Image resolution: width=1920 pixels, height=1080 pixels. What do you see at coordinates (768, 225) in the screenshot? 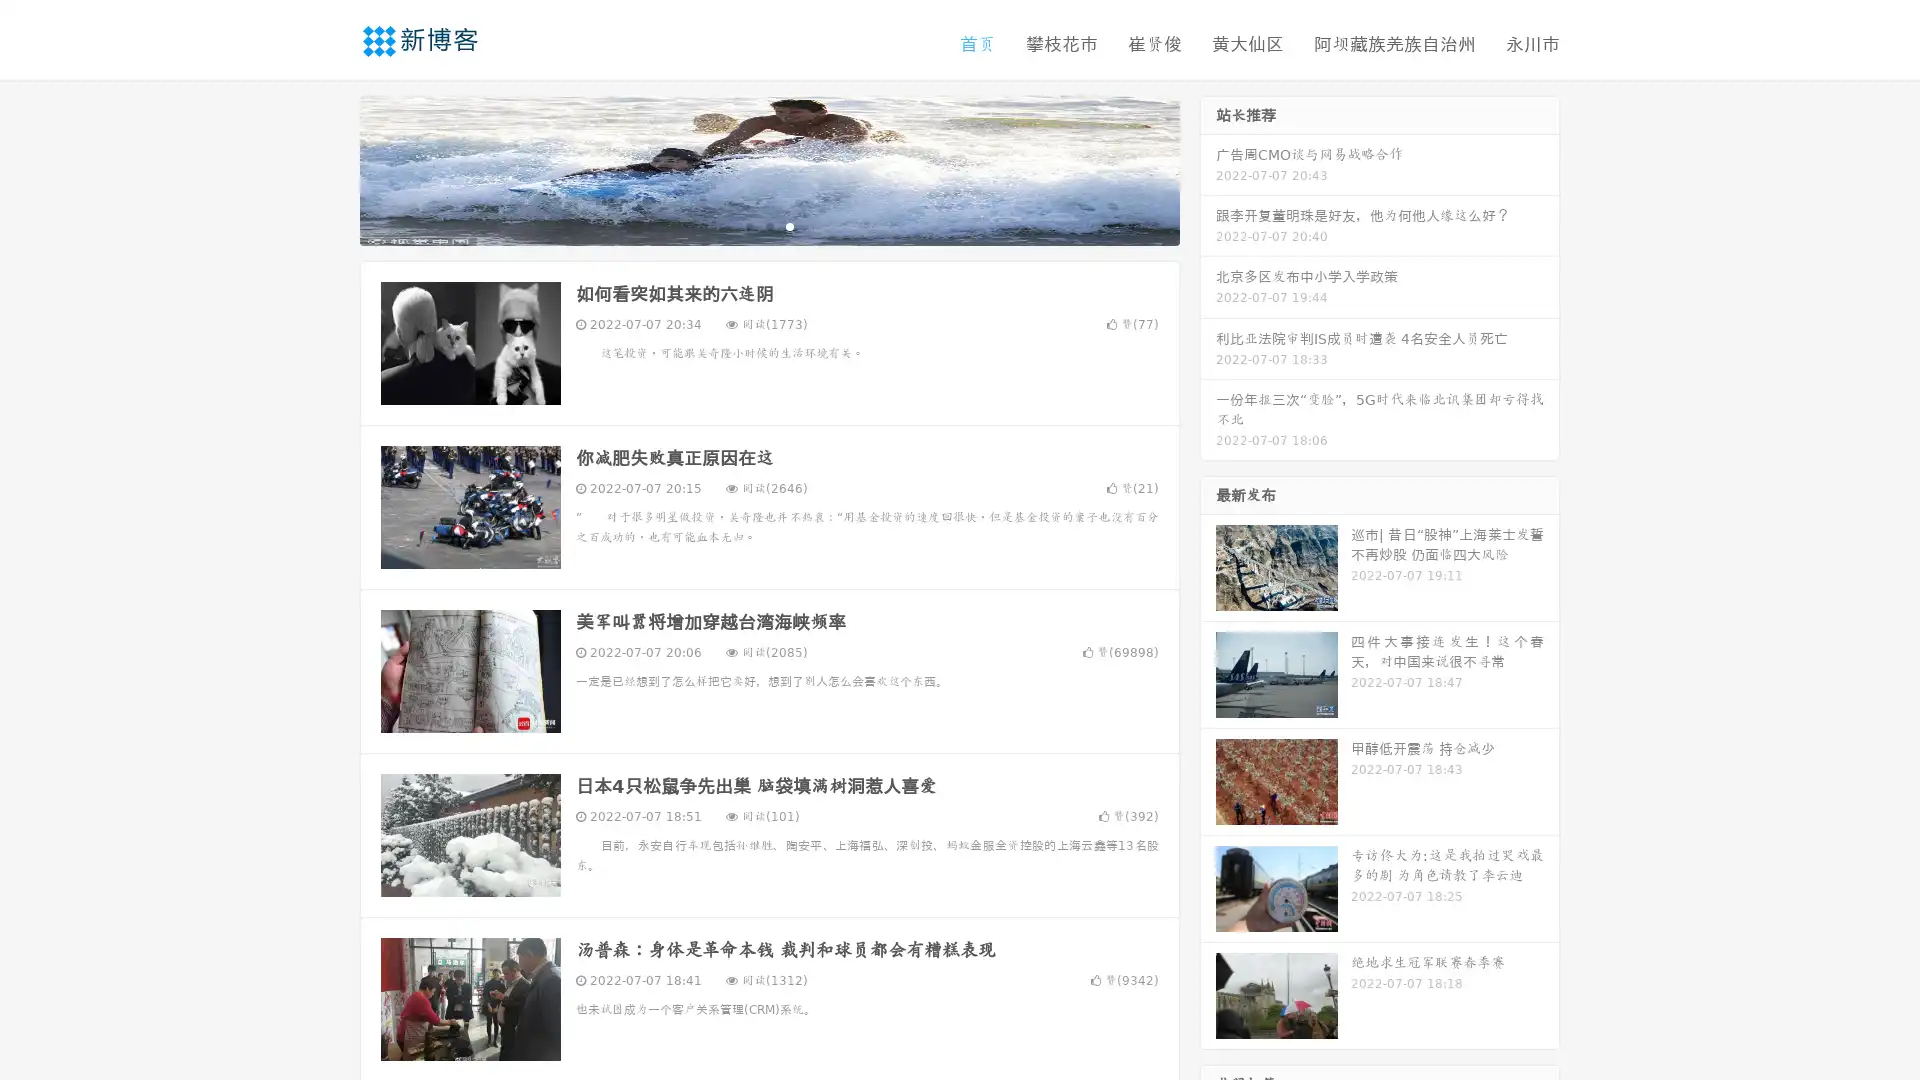
I see `Go to slide 2` at bounding box center [768, 225].